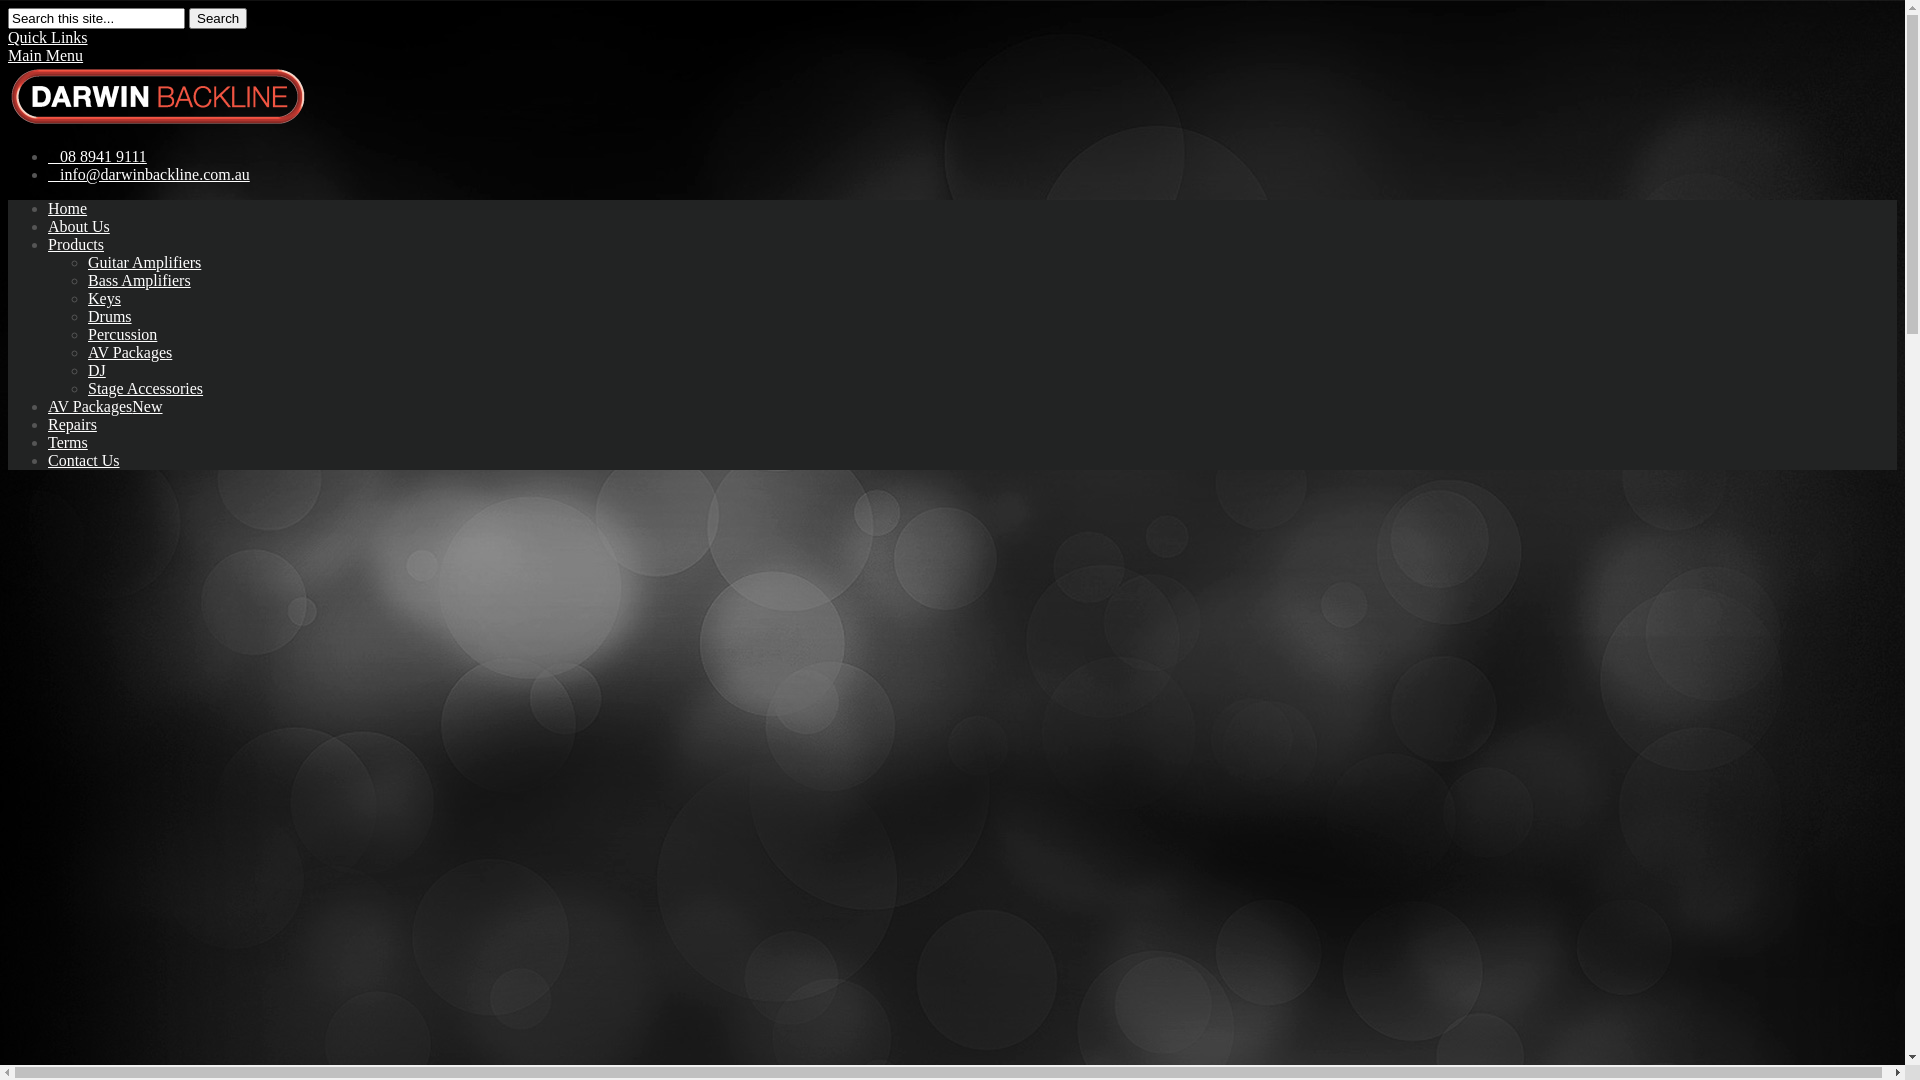  What do you see at coordinates (67, 441) in the screenshot?
I see `'Terms'` at bounding box center [67, 441].